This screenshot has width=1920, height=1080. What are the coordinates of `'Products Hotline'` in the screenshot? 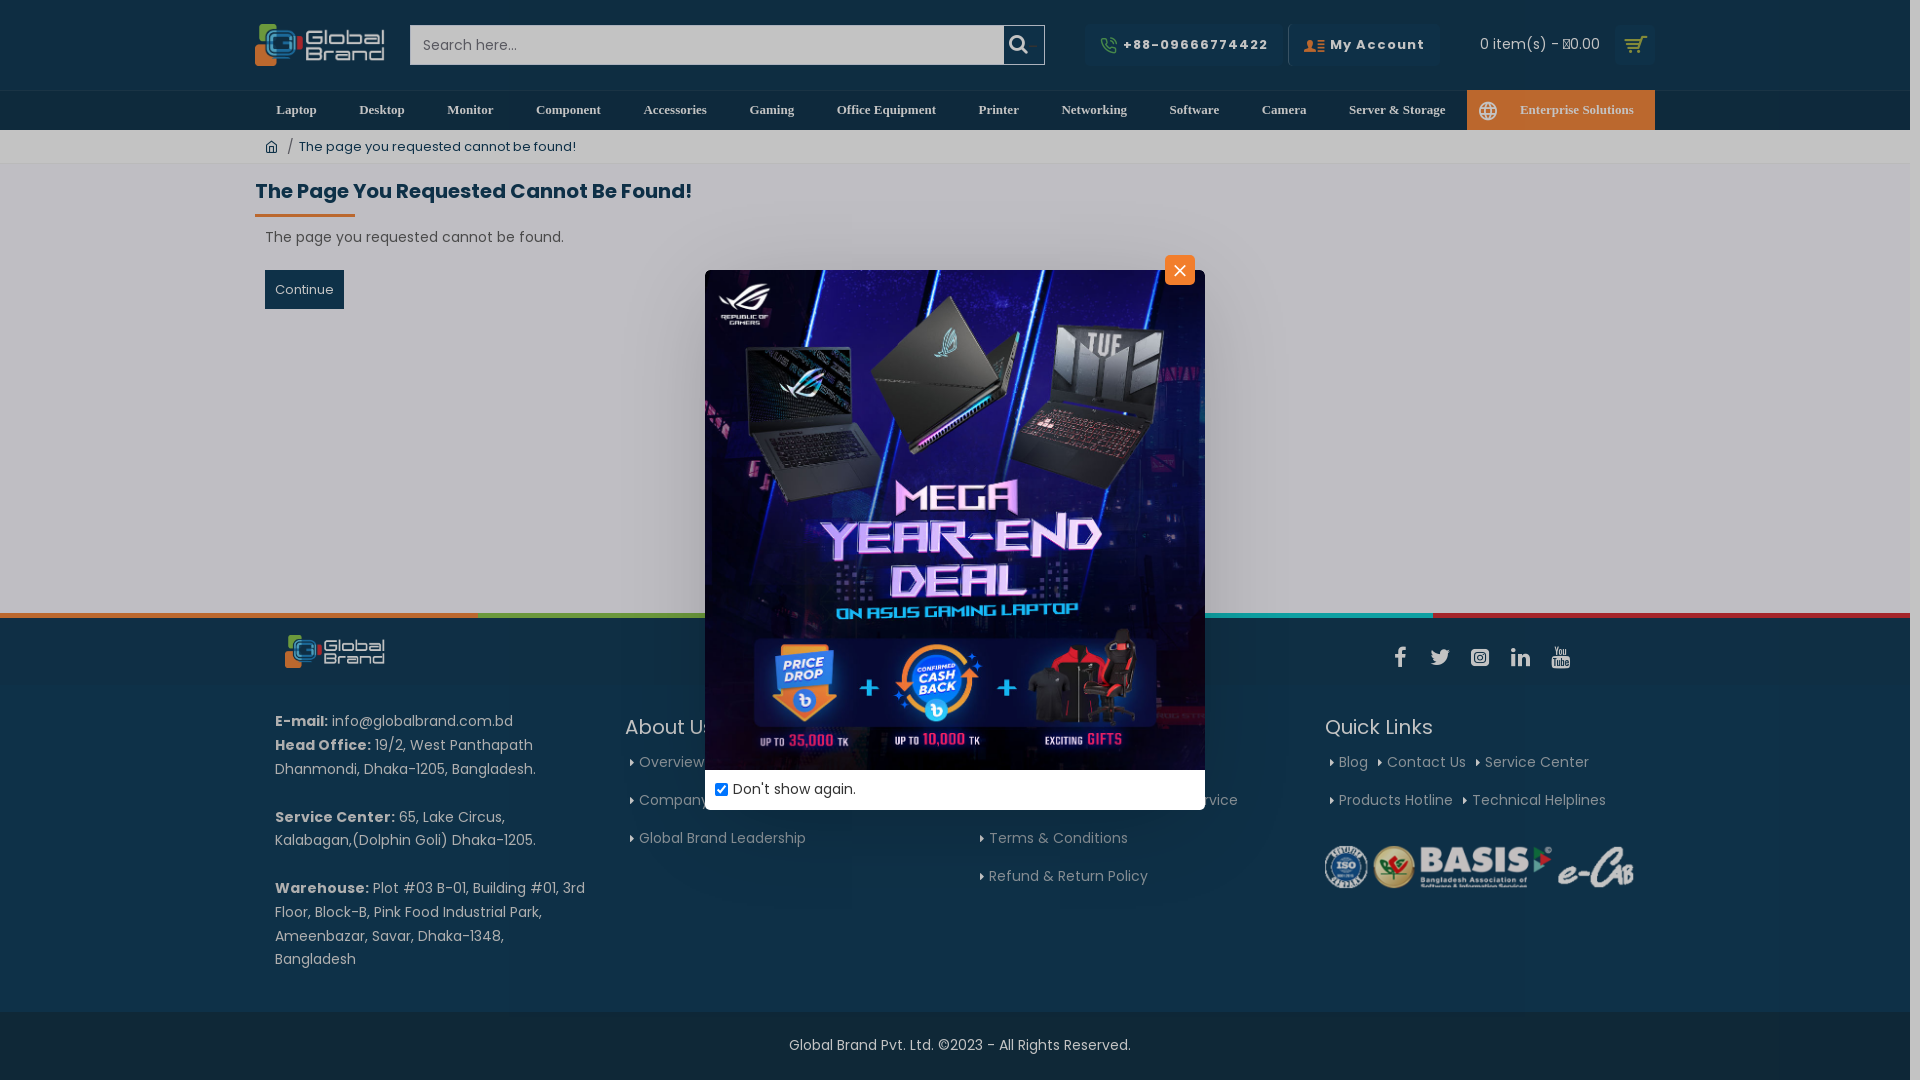 It's located at (1329, 800).